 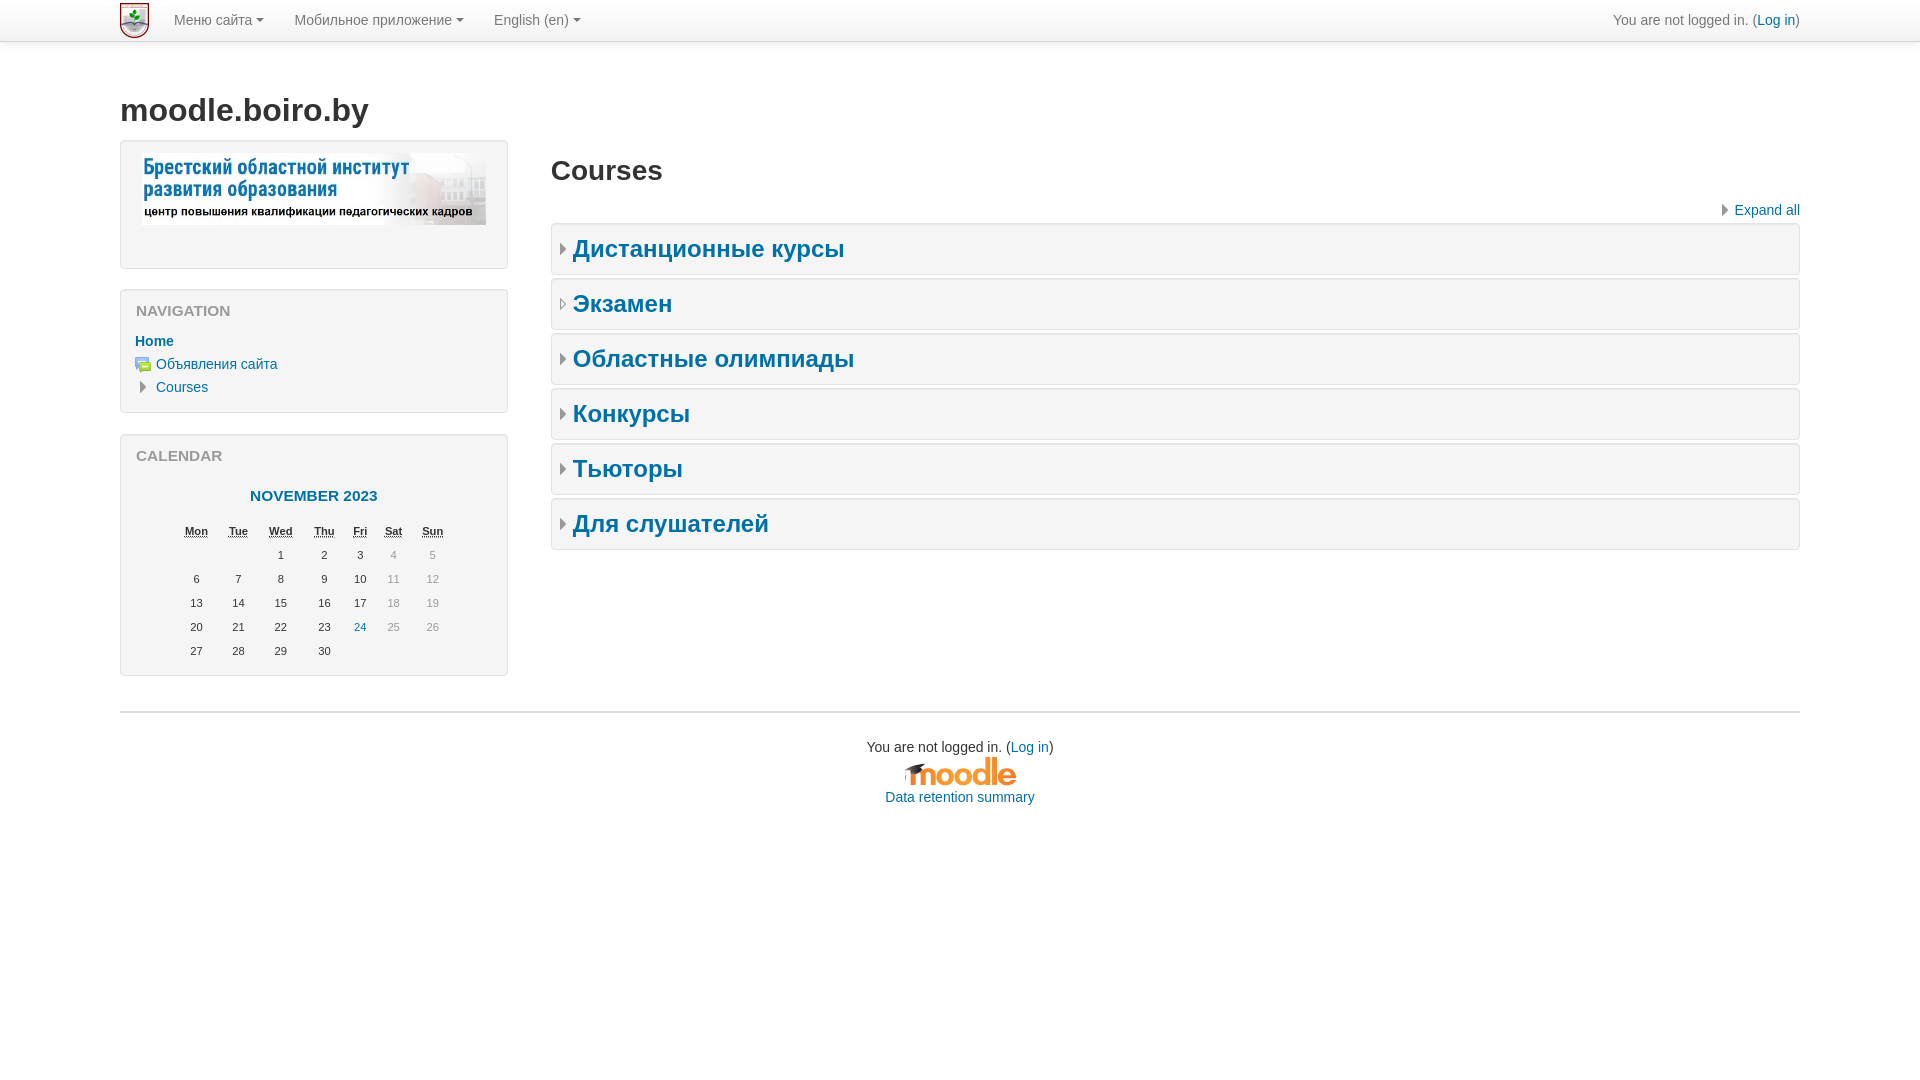 I want to click on 'English (en)', so click(x=537, y=19).